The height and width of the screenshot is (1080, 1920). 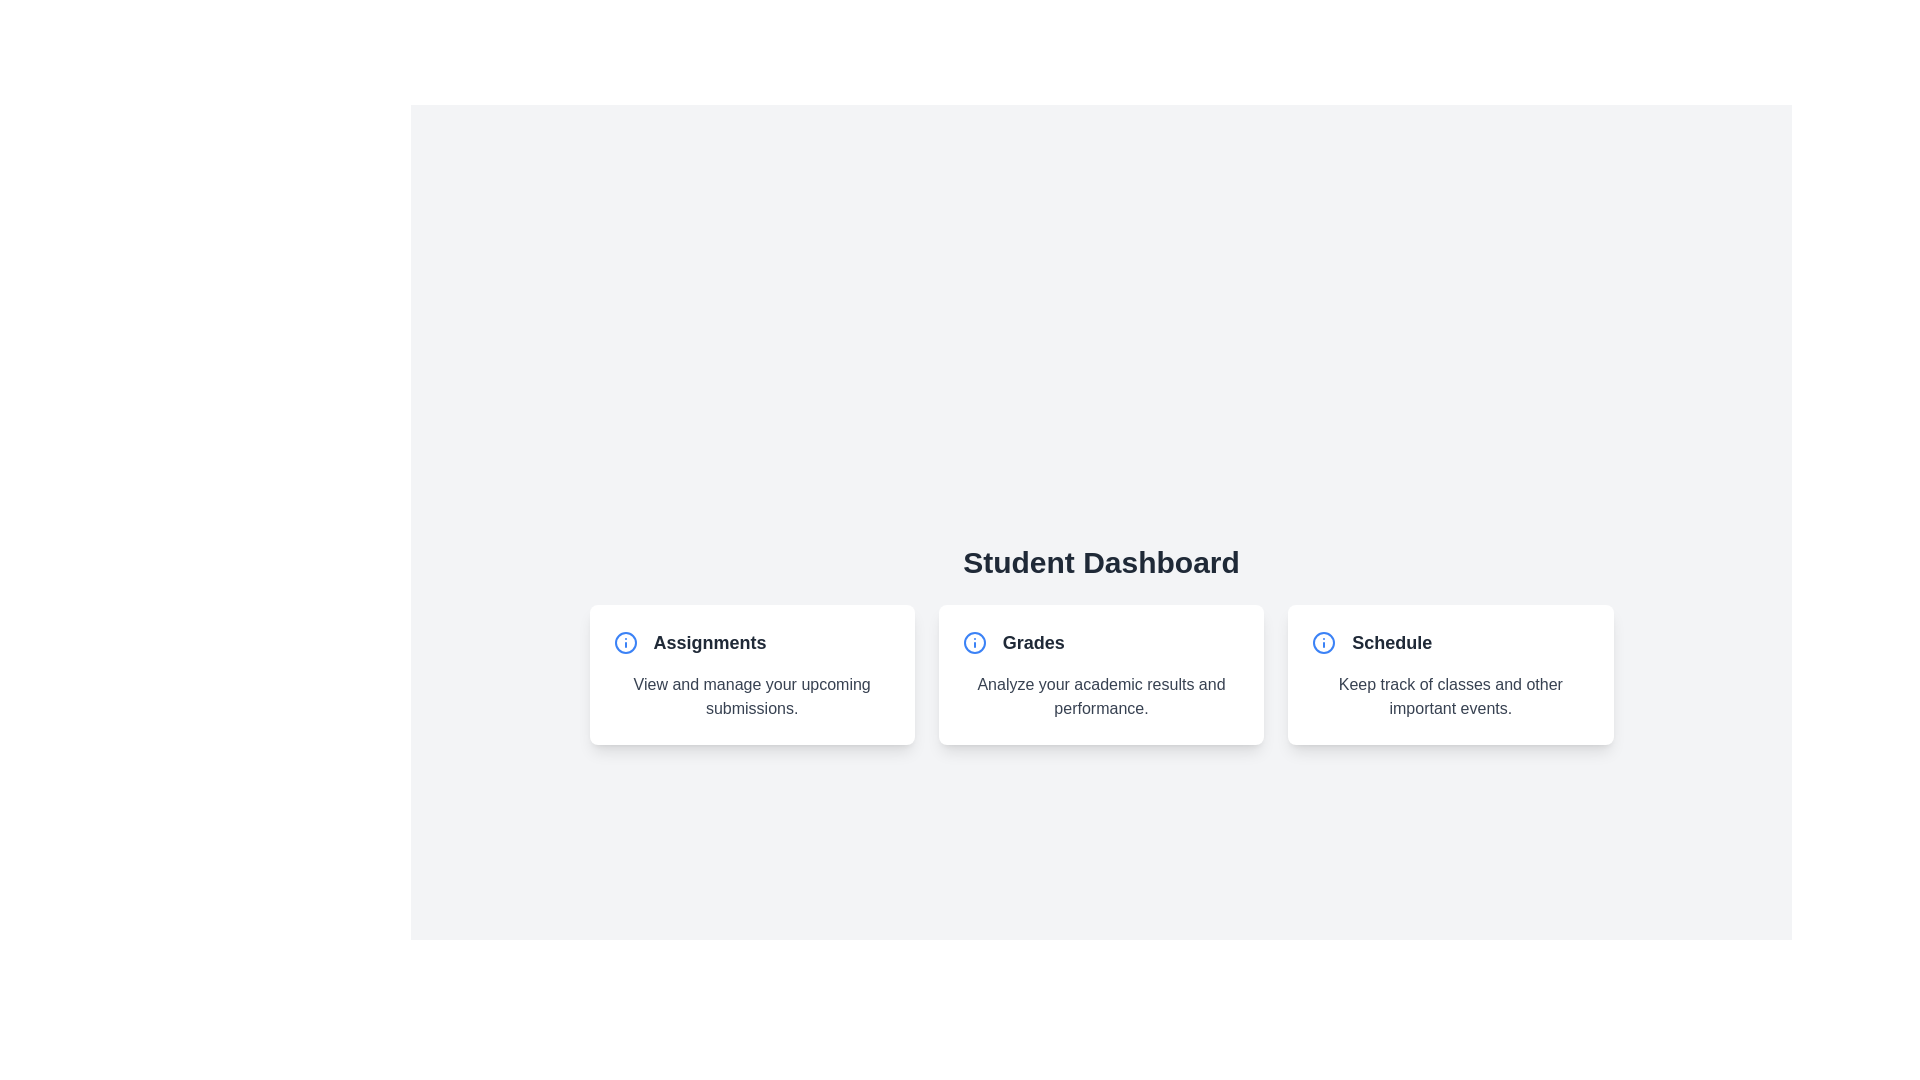 I want to click on the blue circular icon with an 'i' symbol located to the immediate left of the text 'Assignments' in the first card of the 'Student Dashboard' layout, so click(x=624, y=643).